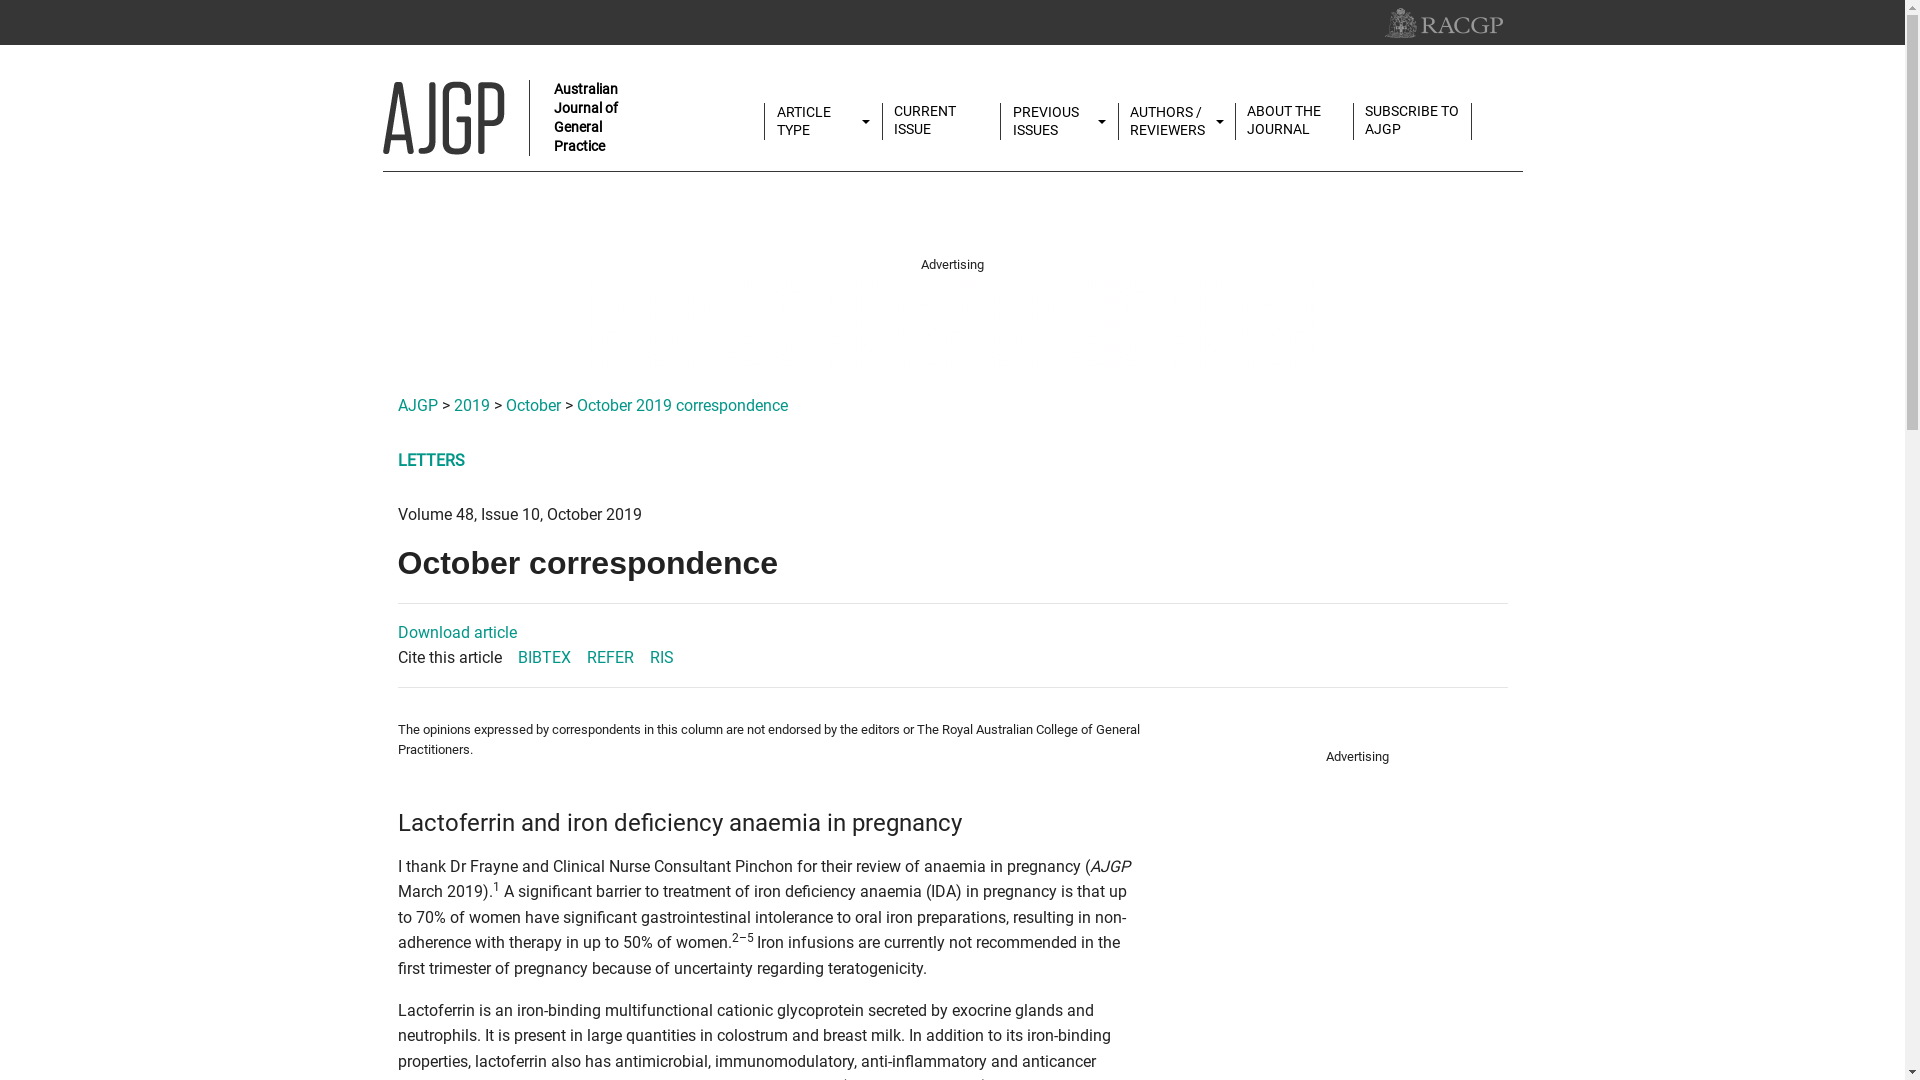 The image size is (1920, 1080). I want to click on 'SUBSCRIBE TO AJGP', so click(1411, 120).